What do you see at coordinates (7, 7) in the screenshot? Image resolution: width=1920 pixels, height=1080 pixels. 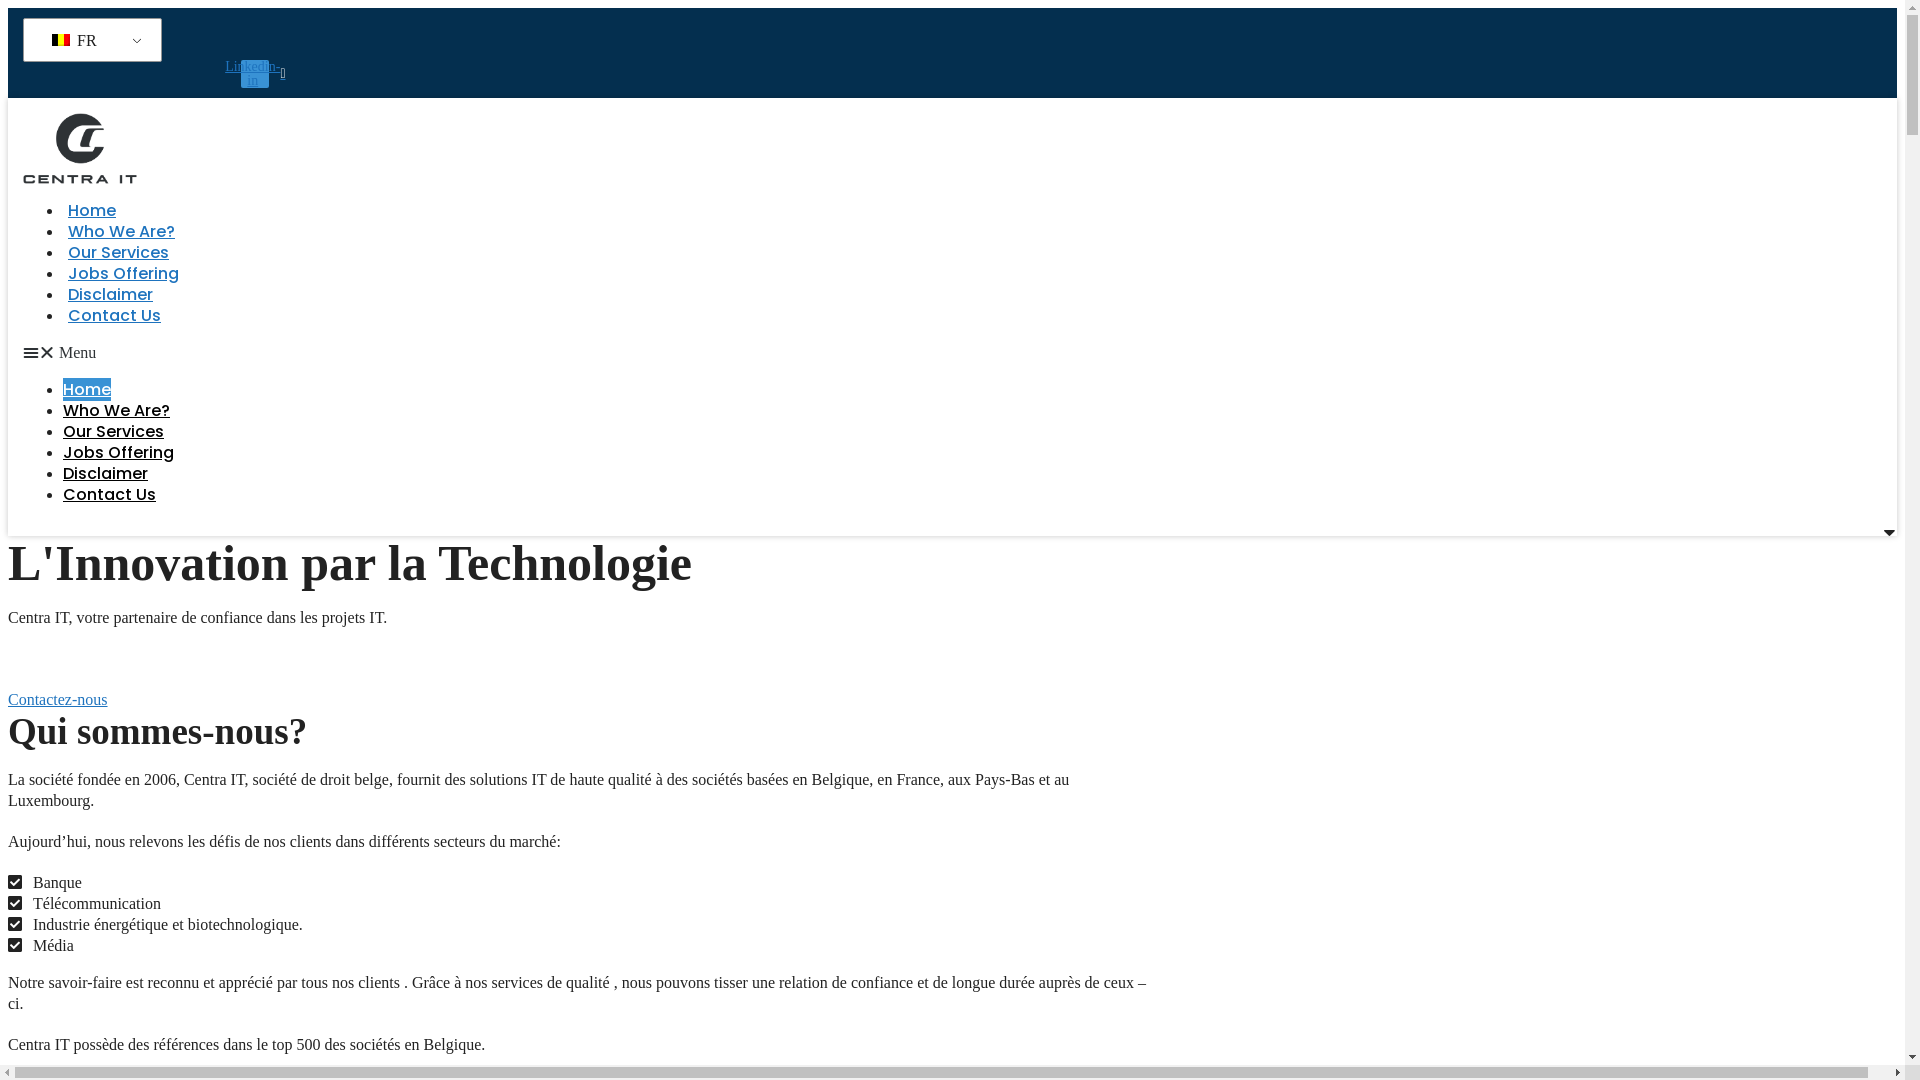 I see `'Aller au contenu'` at bounding box center [7, 7].